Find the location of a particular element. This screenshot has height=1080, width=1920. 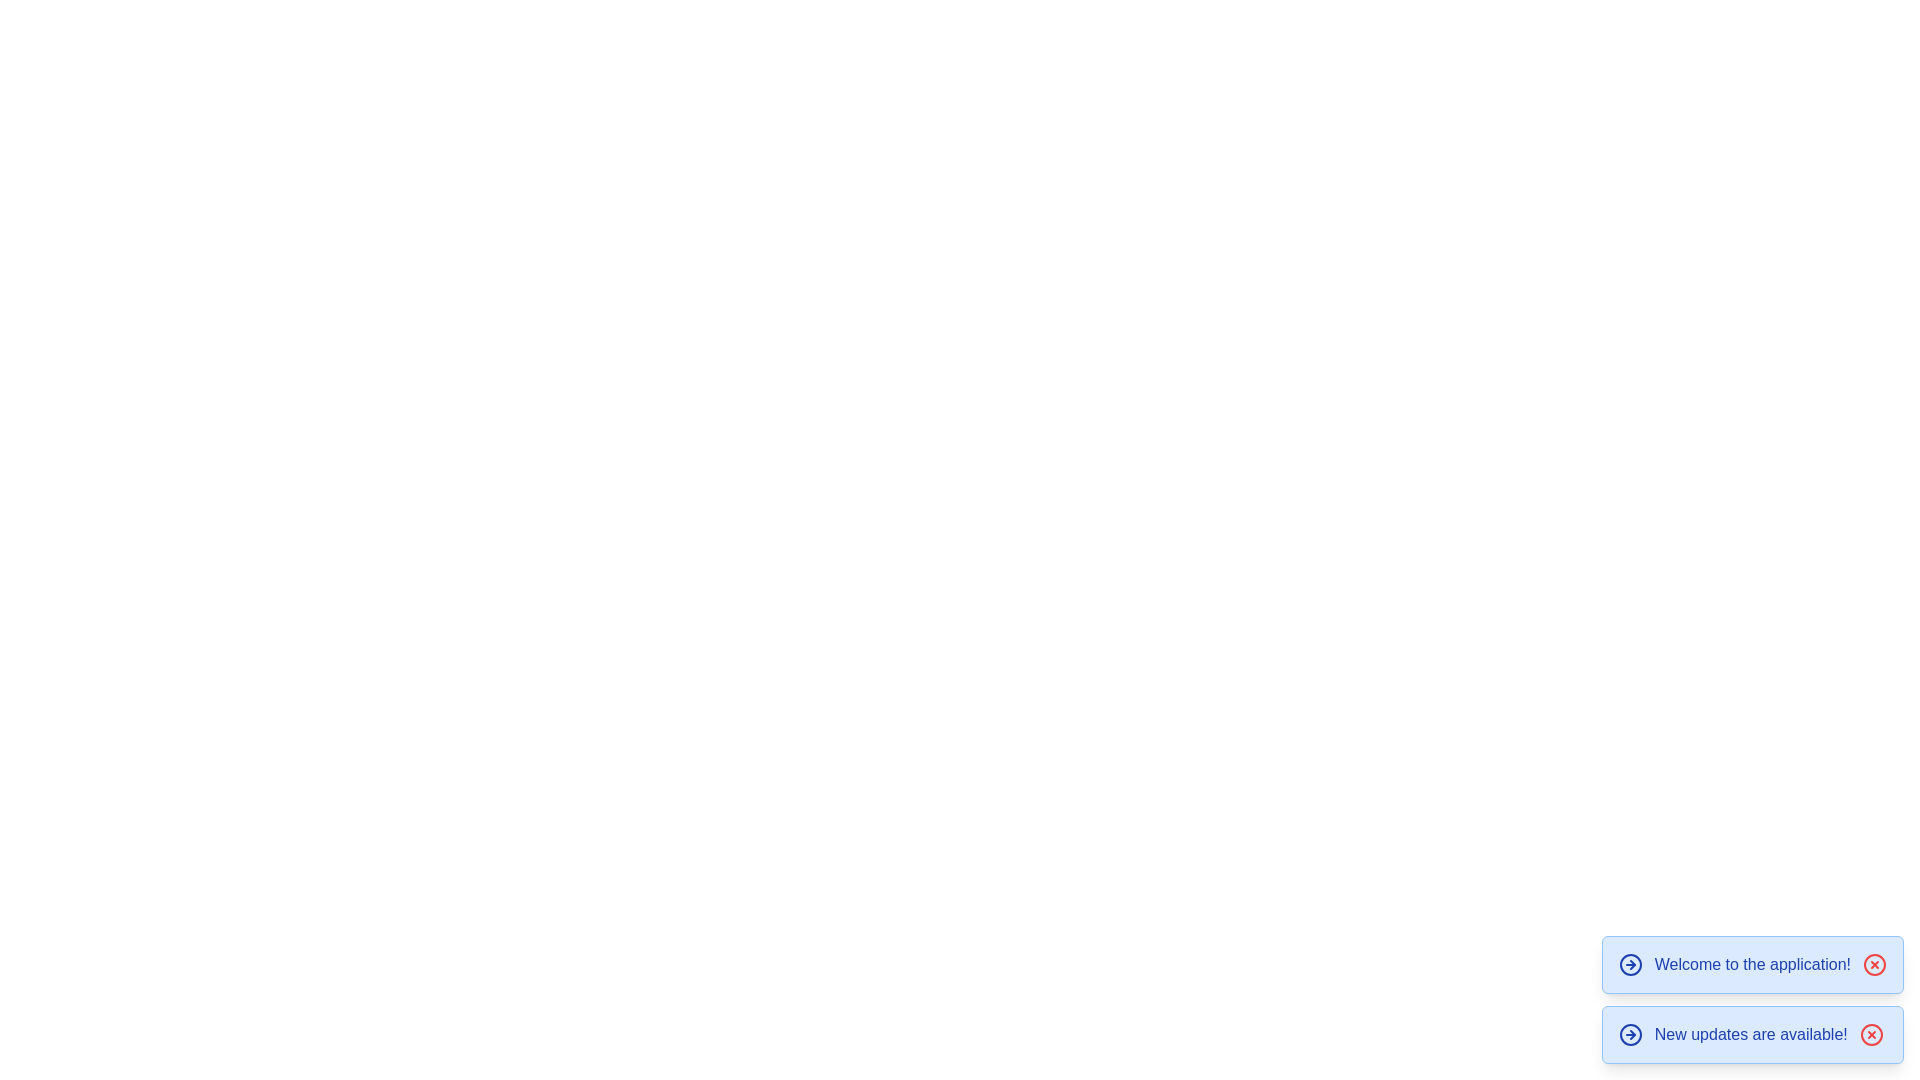

the small circular icon with a rightward-pointing arrow, which is styled with a blue outline and is located at the leftmost edge of the notification box displaying 'Welcome to the application!' is located at coordinates (1630, 963).